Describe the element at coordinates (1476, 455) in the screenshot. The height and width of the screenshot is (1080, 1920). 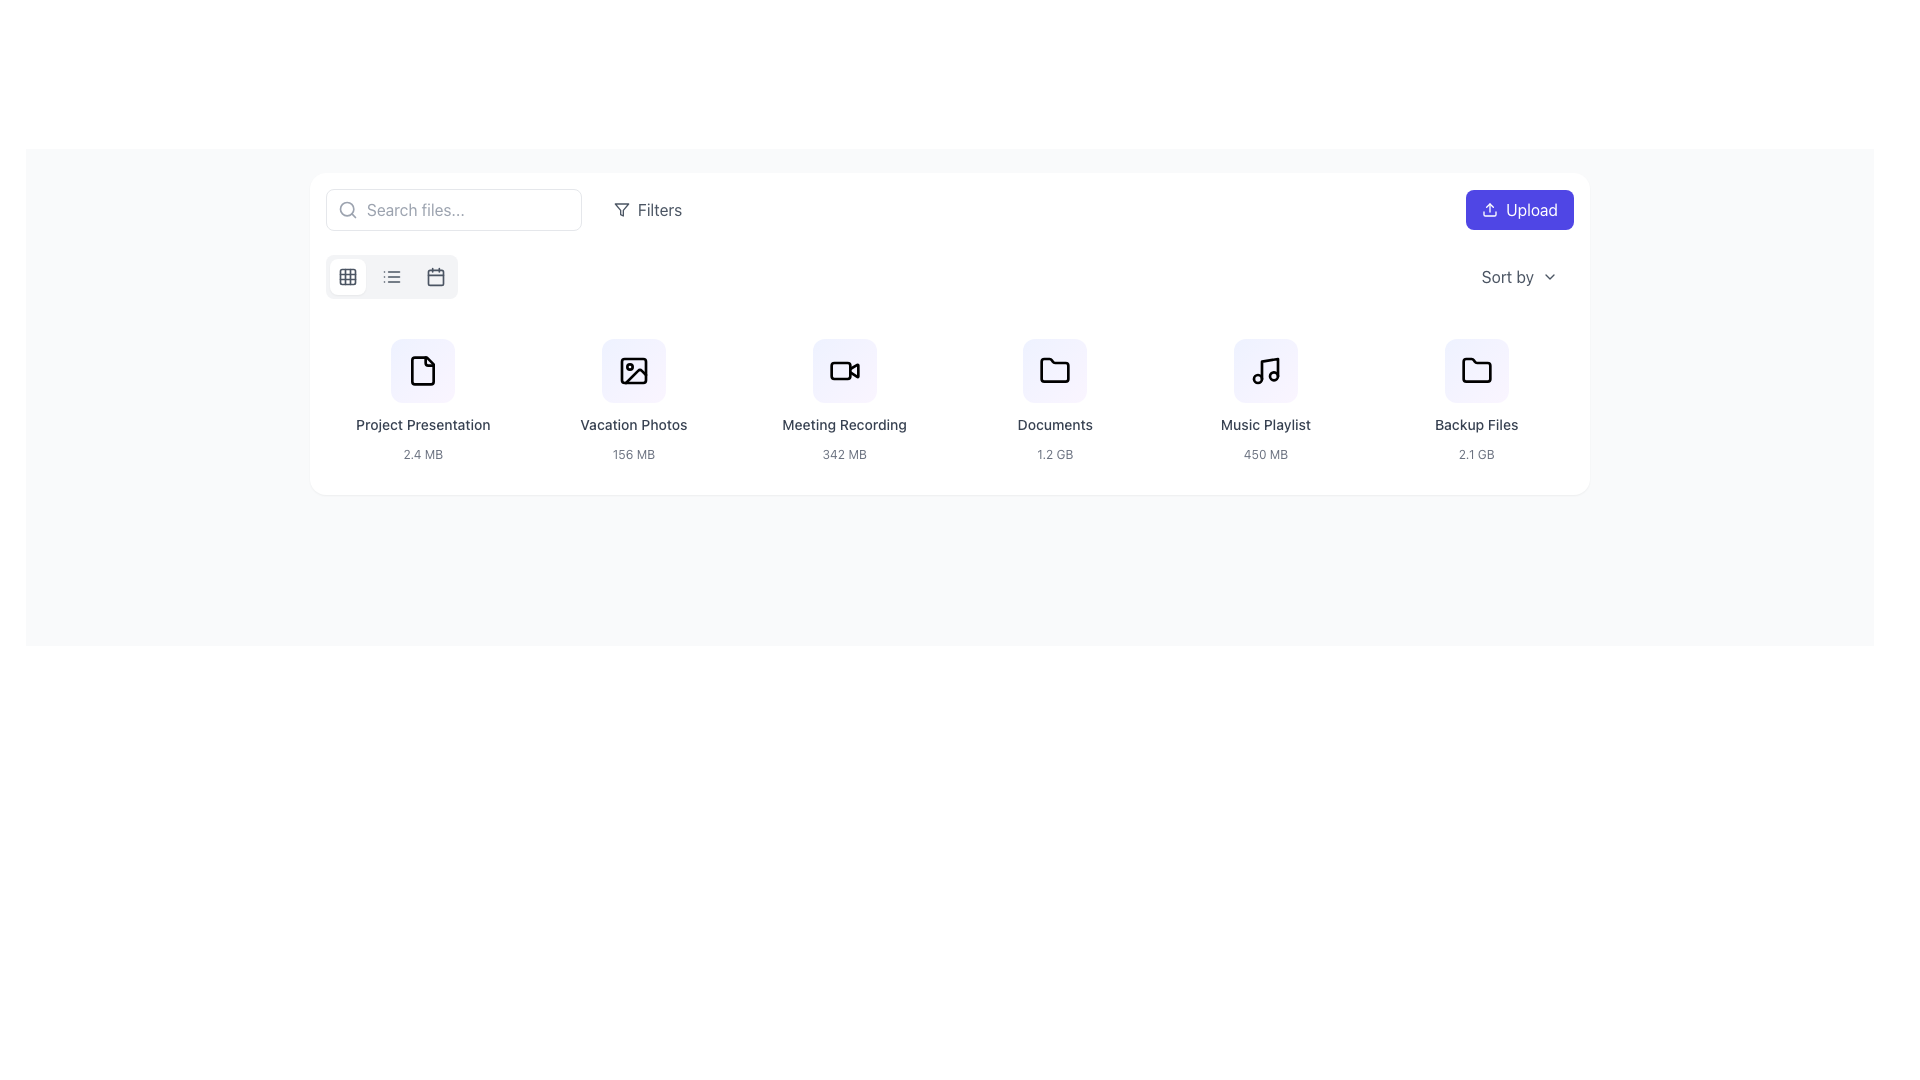
I see `the Text label that indicates the size of the backup files, located below the title 'Backup Files' and aligned centrally within the card displaying the backup file details` at that location.